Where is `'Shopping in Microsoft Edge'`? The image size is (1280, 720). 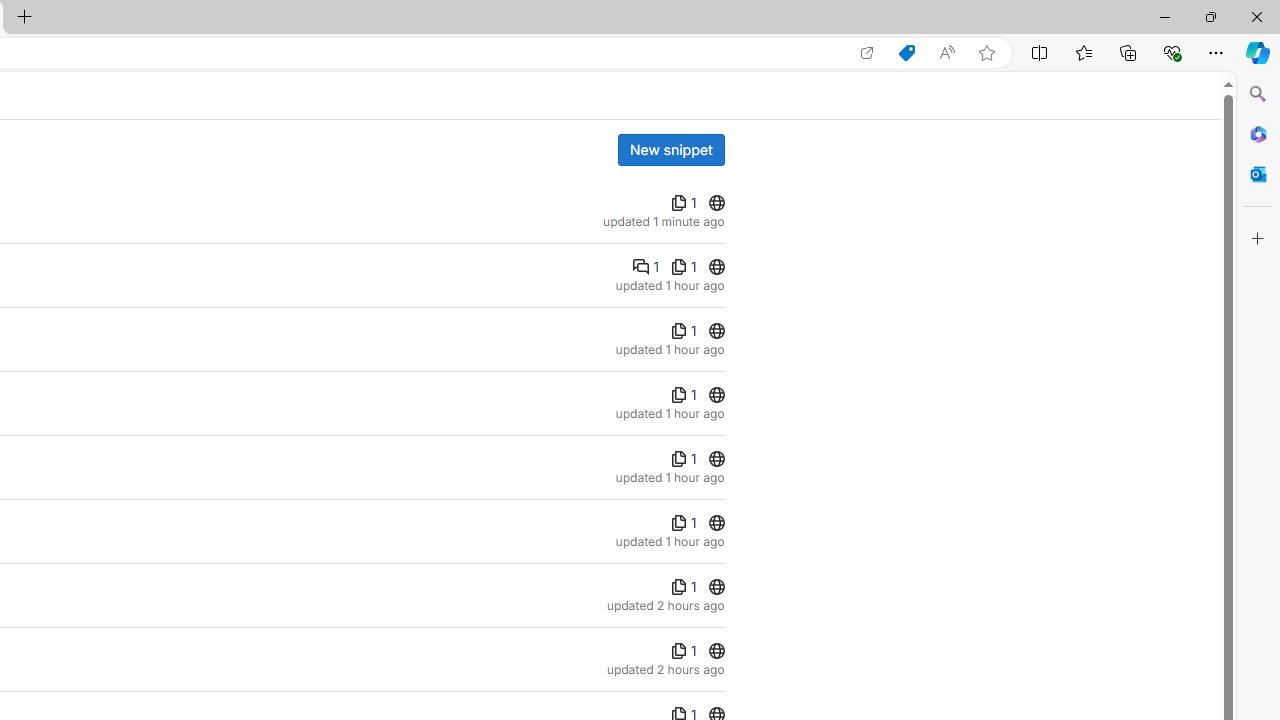 'Shopping in Microsoft Edge' is located at coordinates (905, 52).